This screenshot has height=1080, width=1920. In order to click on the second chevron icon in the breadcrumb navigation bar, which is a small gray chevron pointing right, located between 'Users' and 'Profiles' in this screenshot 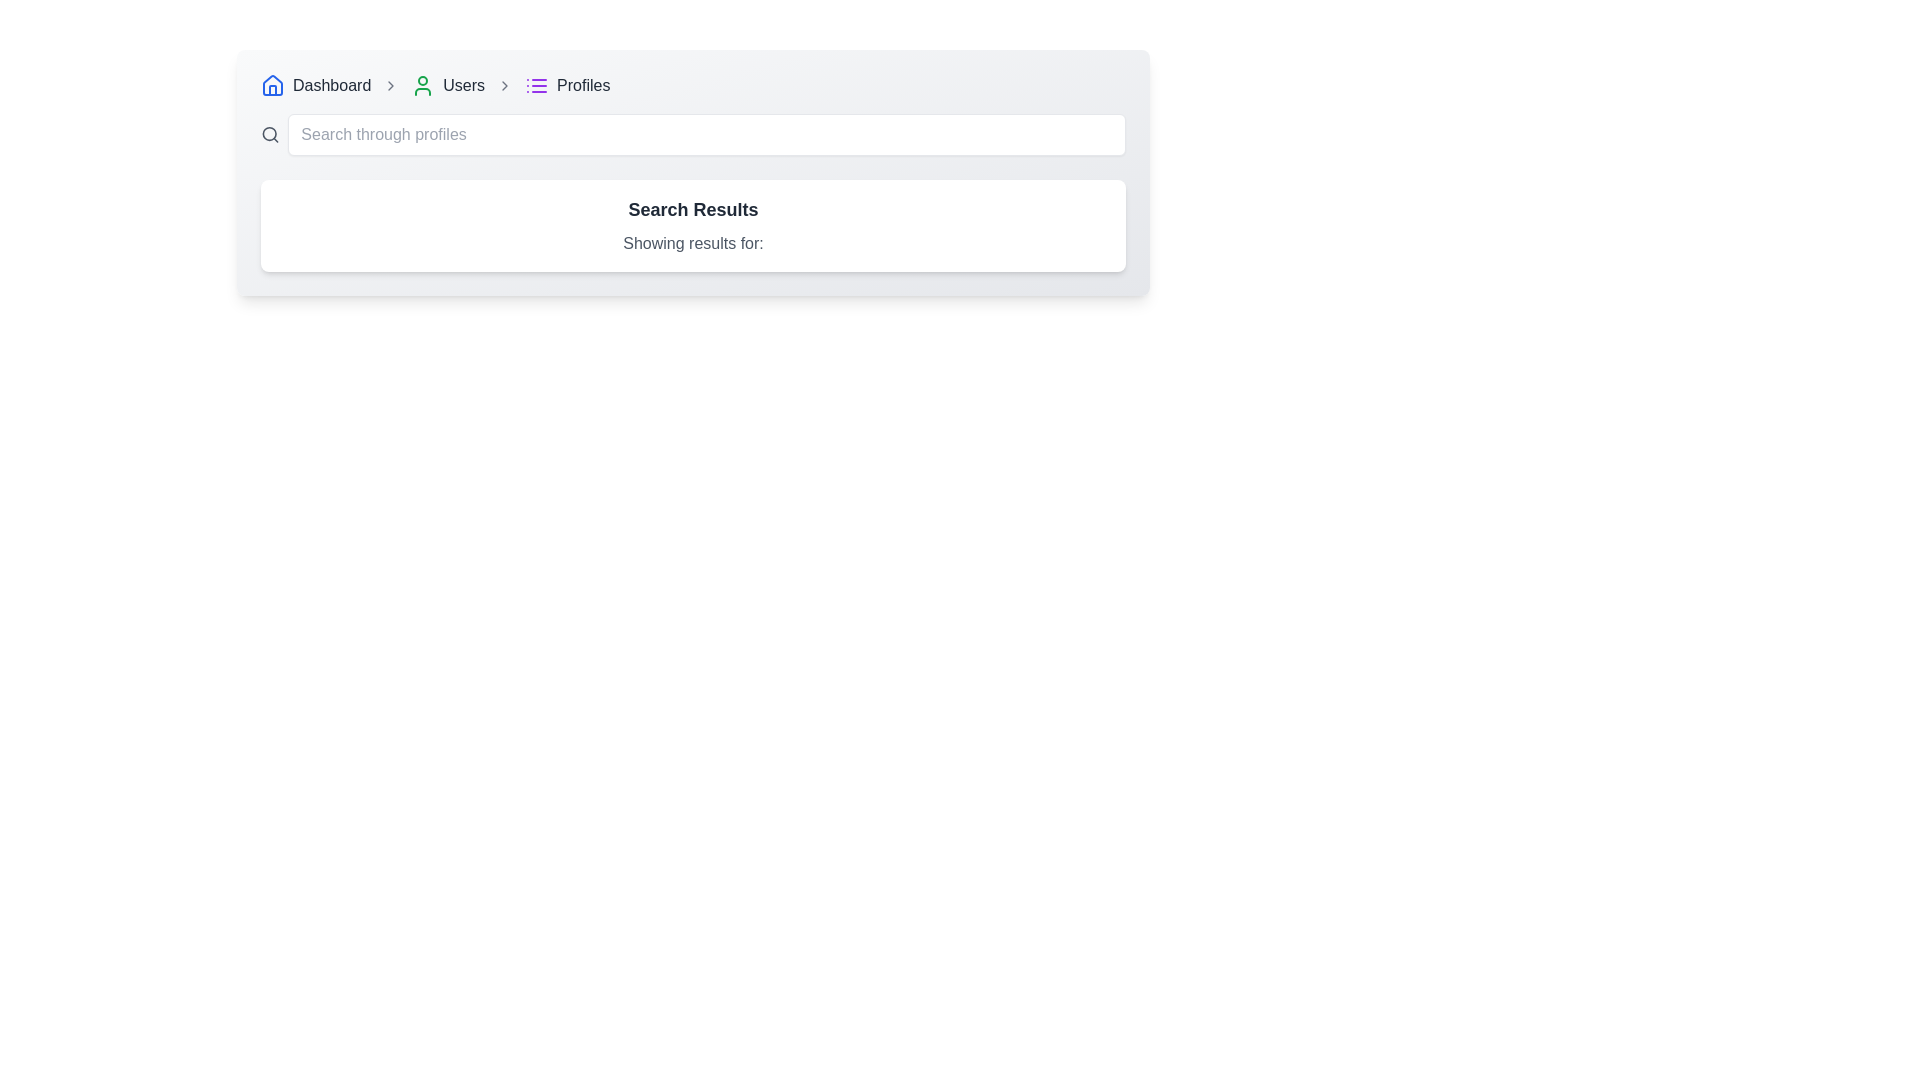, I will do `click(505, 84)`.